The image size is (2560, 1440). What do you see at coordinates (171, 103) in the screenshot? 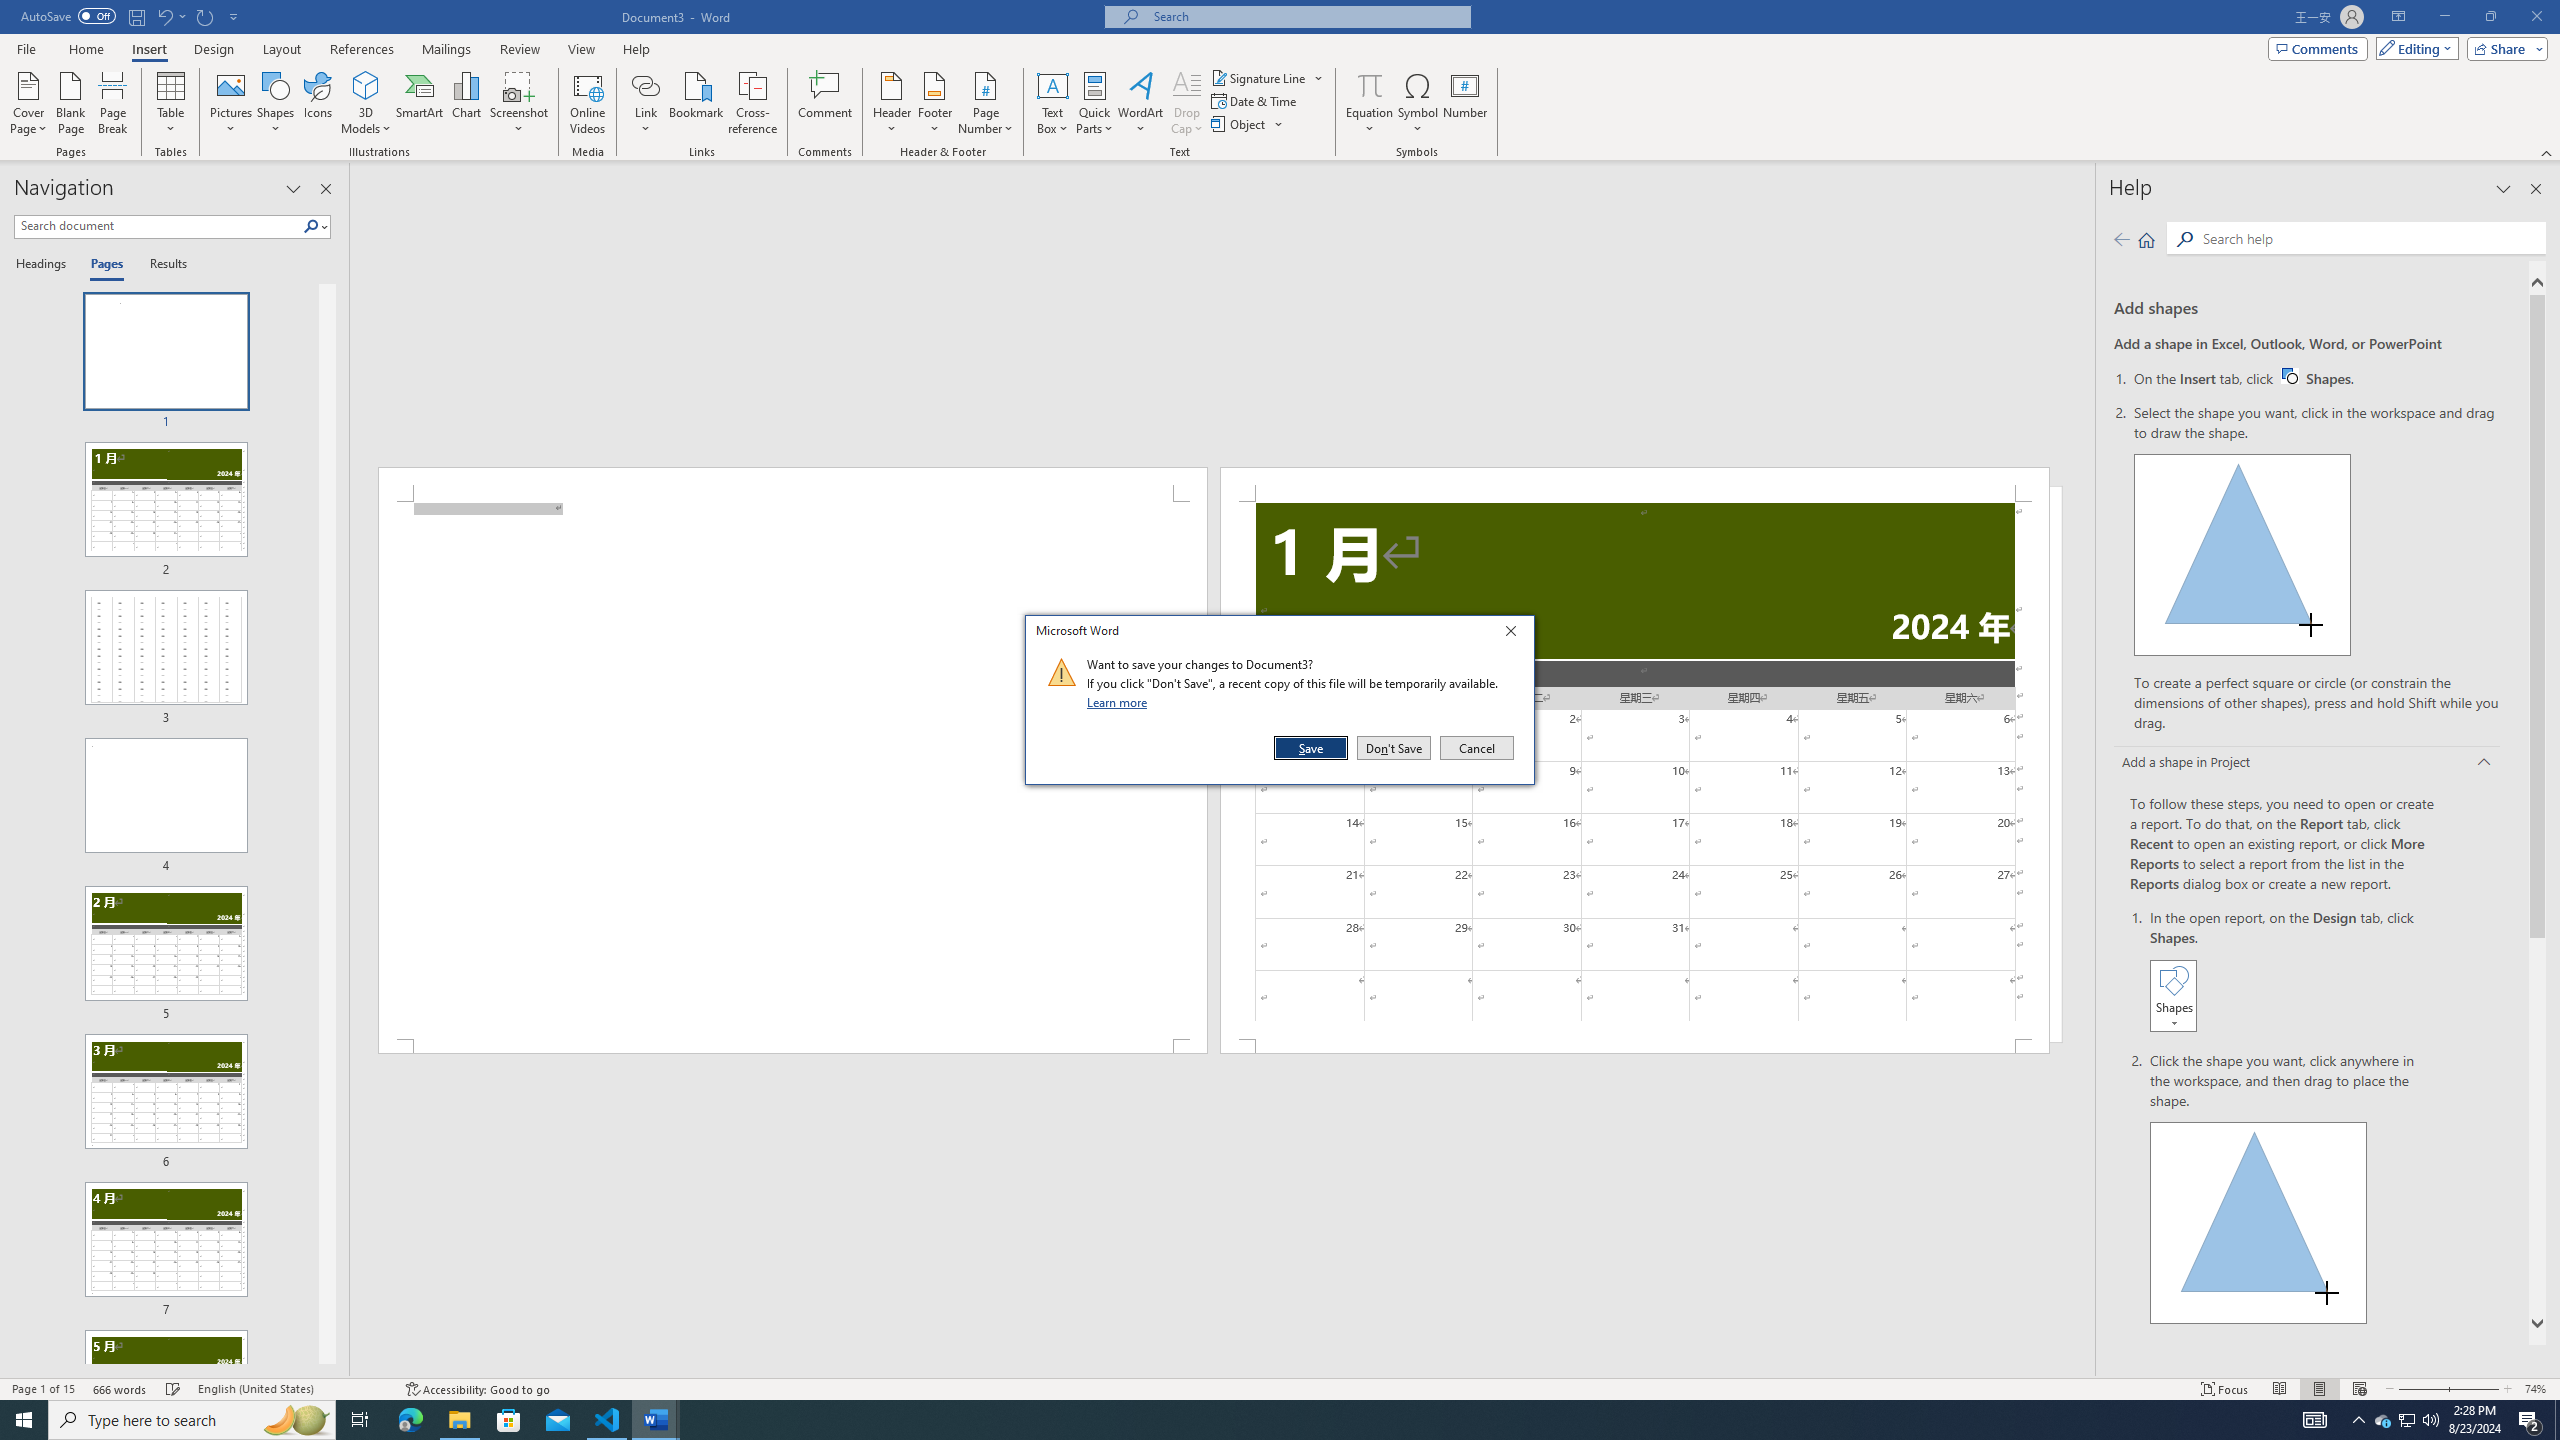
I see `'Table'` at bounding box center [171, 103].